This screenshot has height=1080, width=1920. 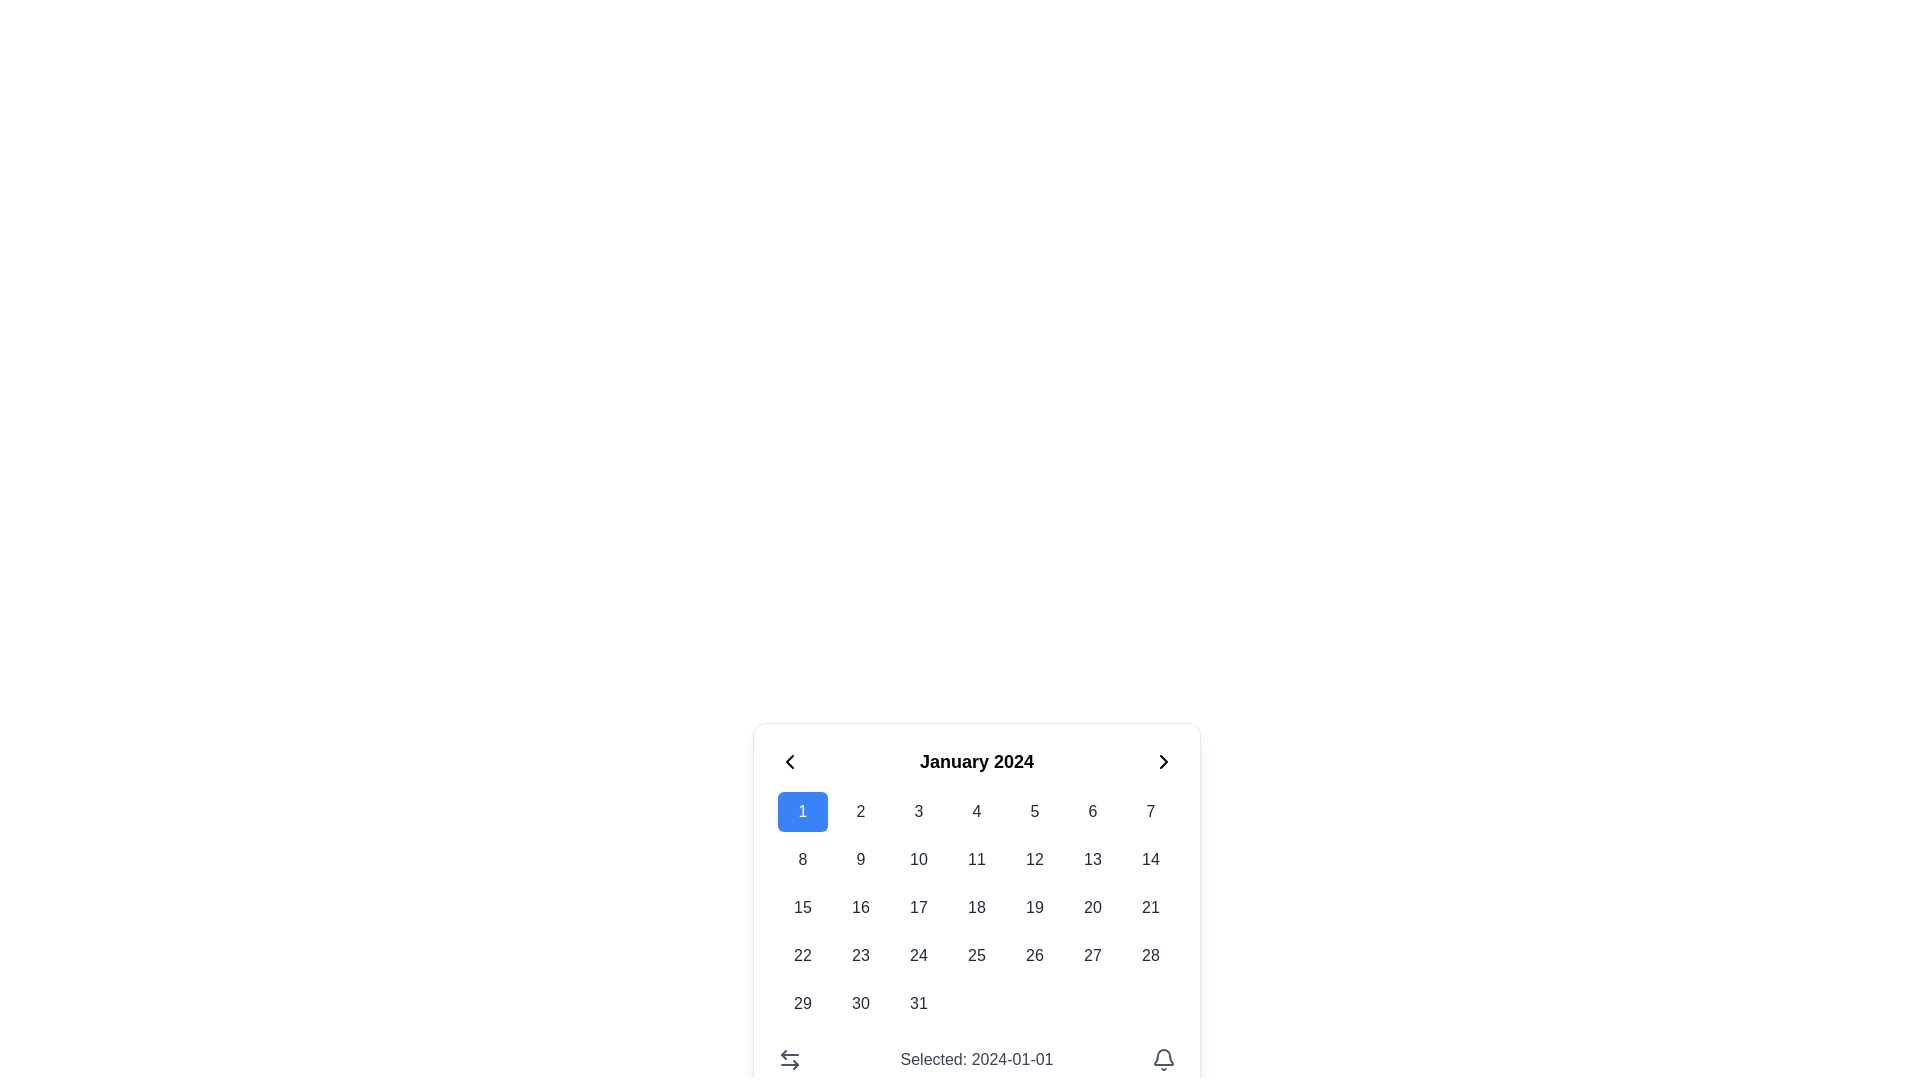 What do you see at coordinates (1092, 955) in the screenshot?
I see `the Text Label representing the 27th day of January 2024 in the calendar UI` at bounding box center [1092, 955].